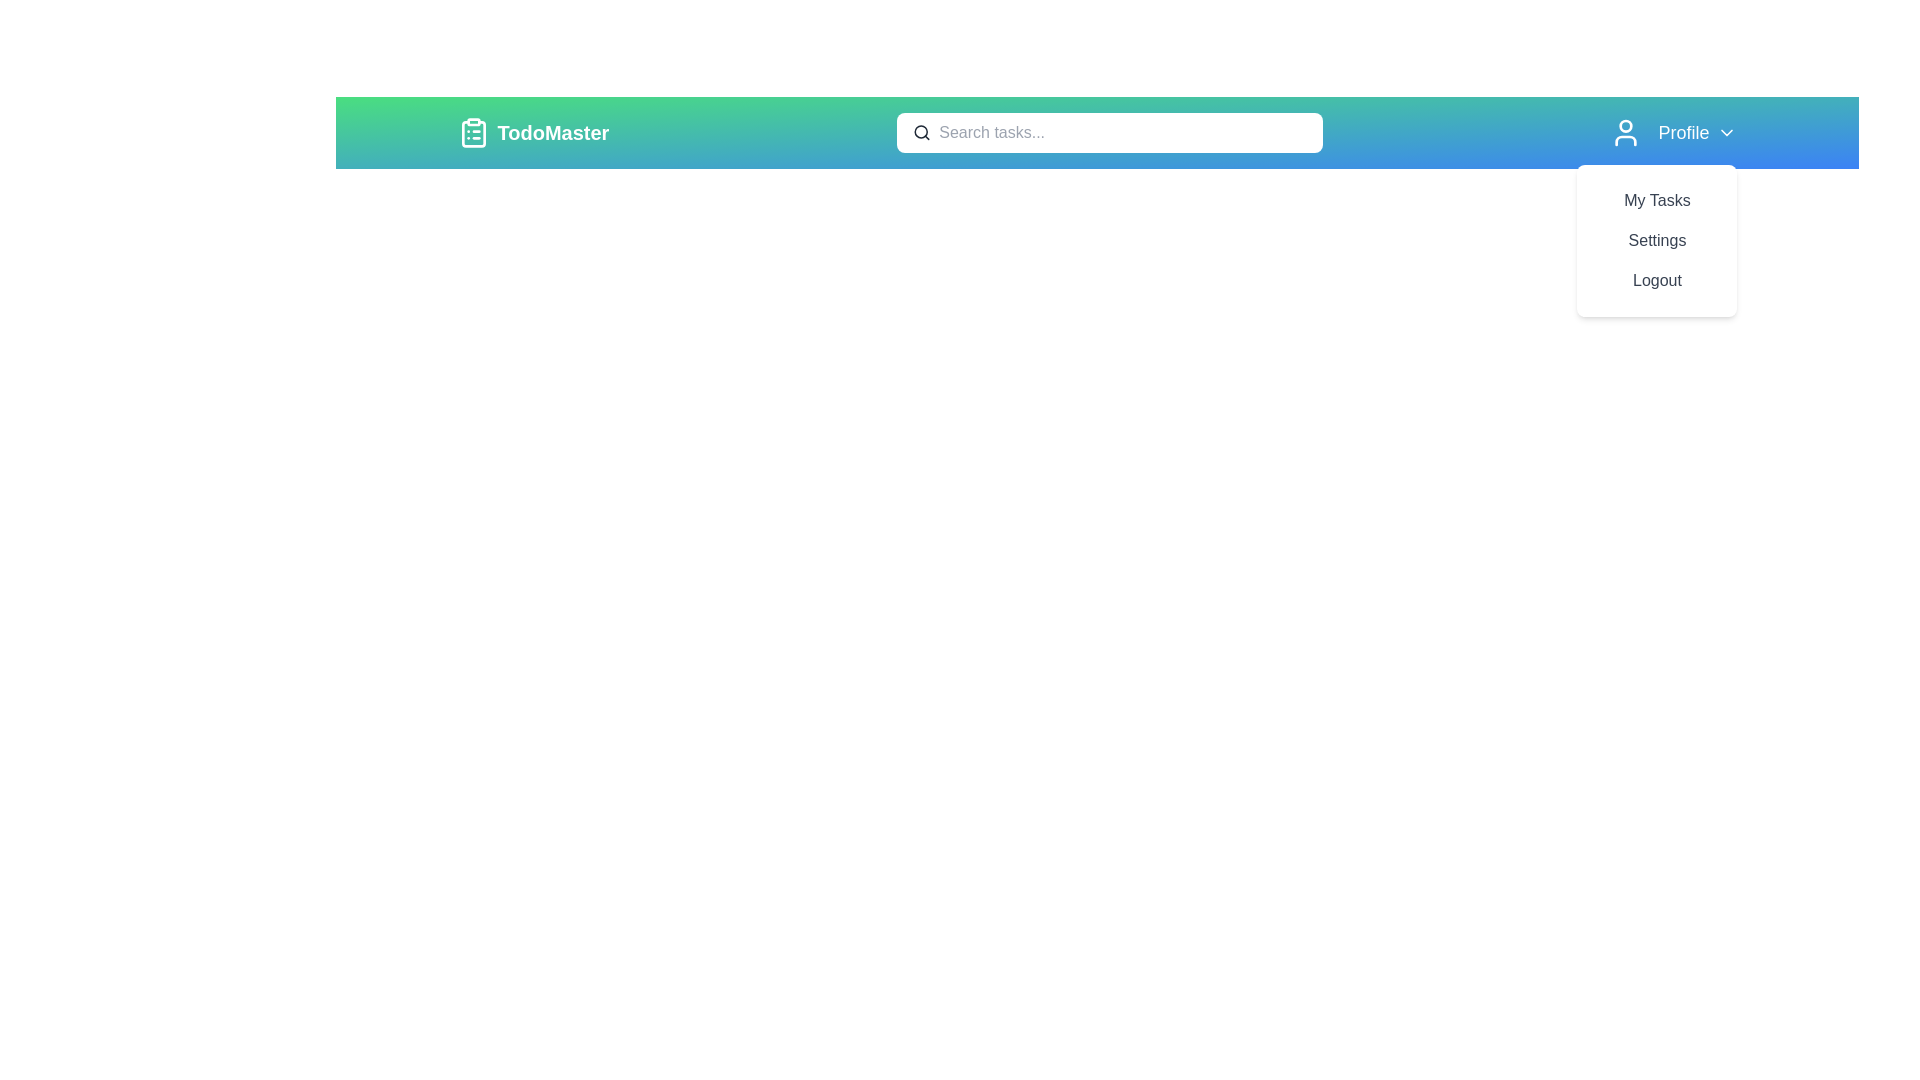  What do you see at coordinates (1626, 132) in the screenshot?
I see `the user icon, which is a minimalist outline of a person located to the left of the 'Profile' label in the top navigation bar` at bounding box center [1626, 132].